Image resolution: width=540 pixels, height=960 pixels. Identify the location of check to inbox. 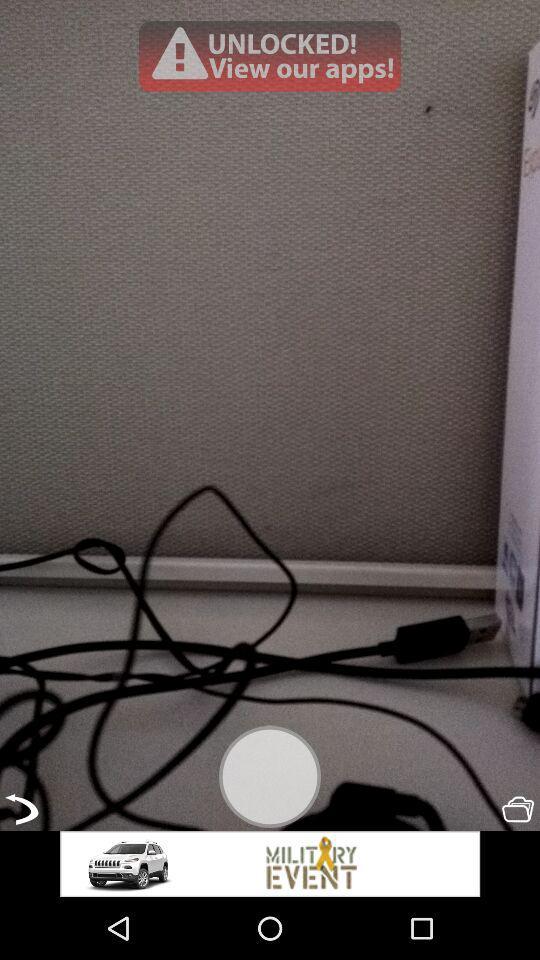
(518, 809).